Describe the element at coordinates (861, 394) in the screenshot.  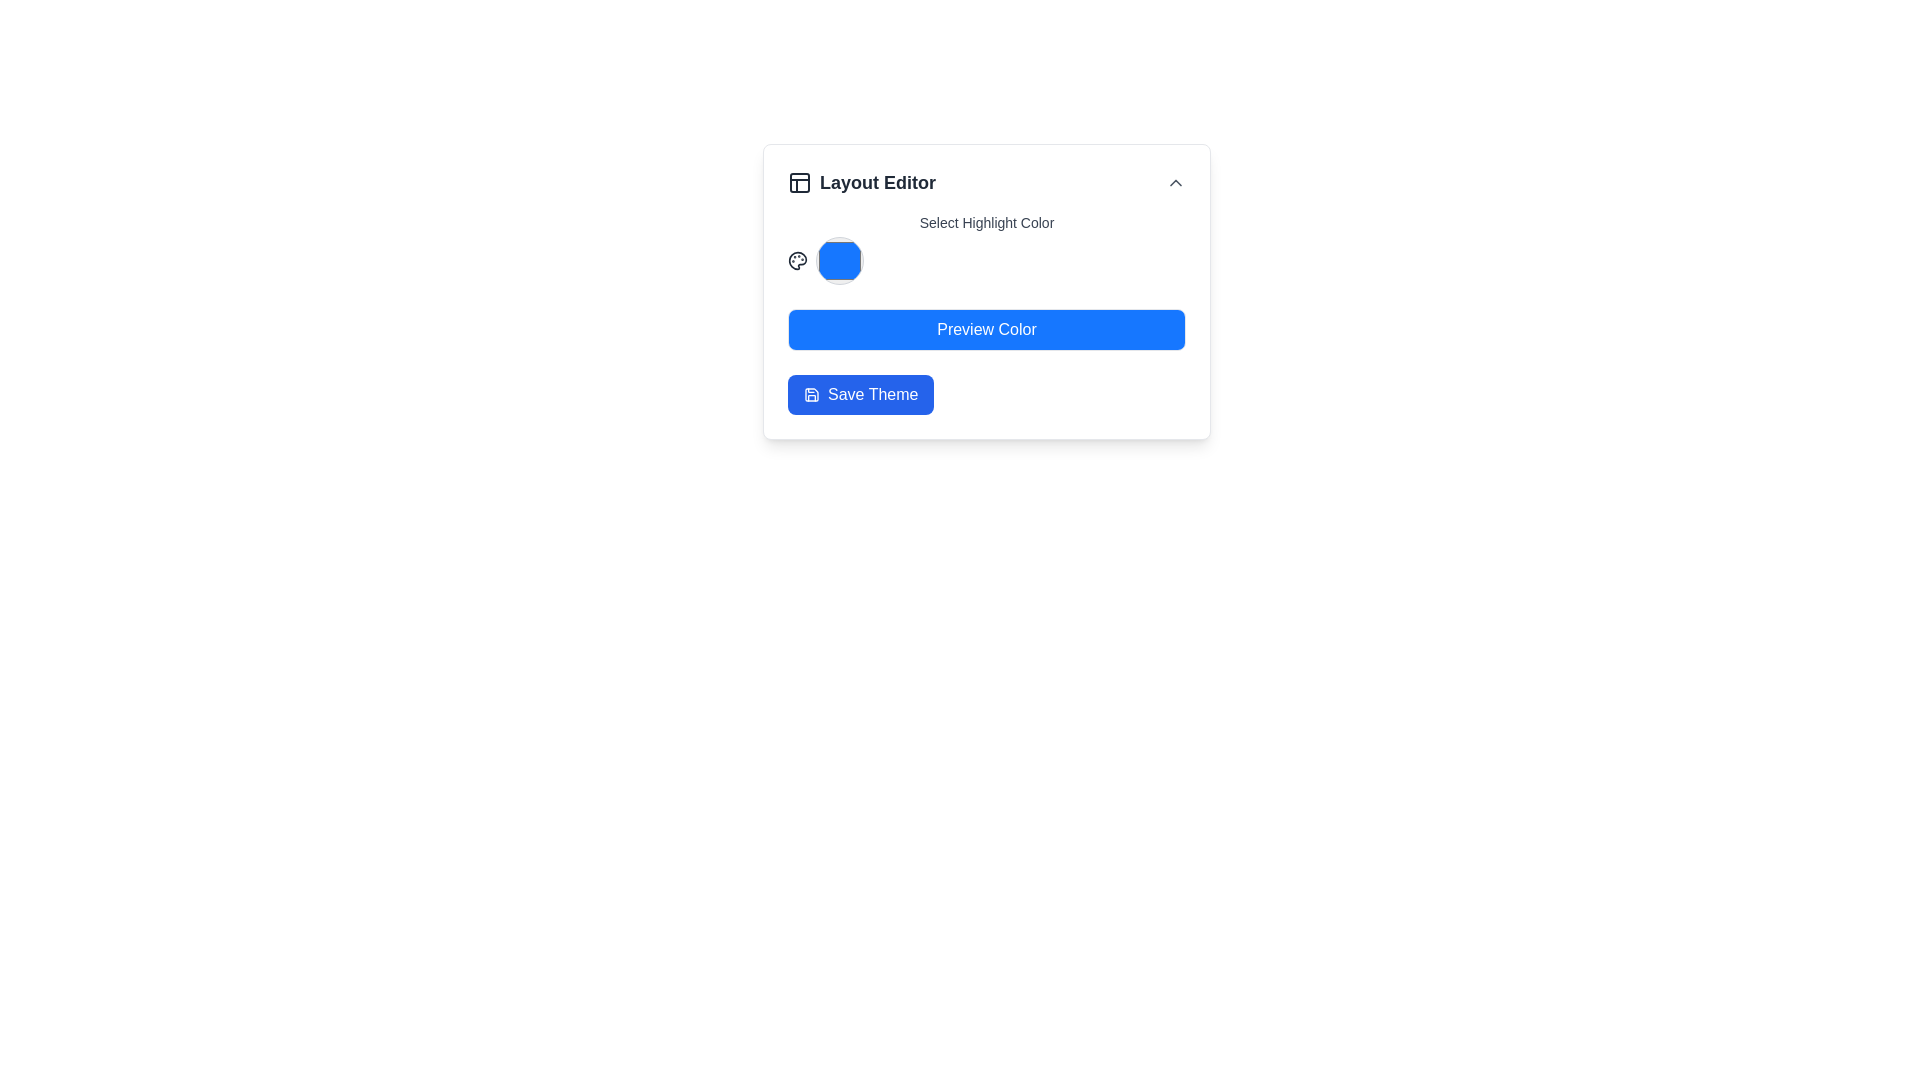
I see `the save button located at the bottom of the column, below the blue 'Preview Color' button` at that location.